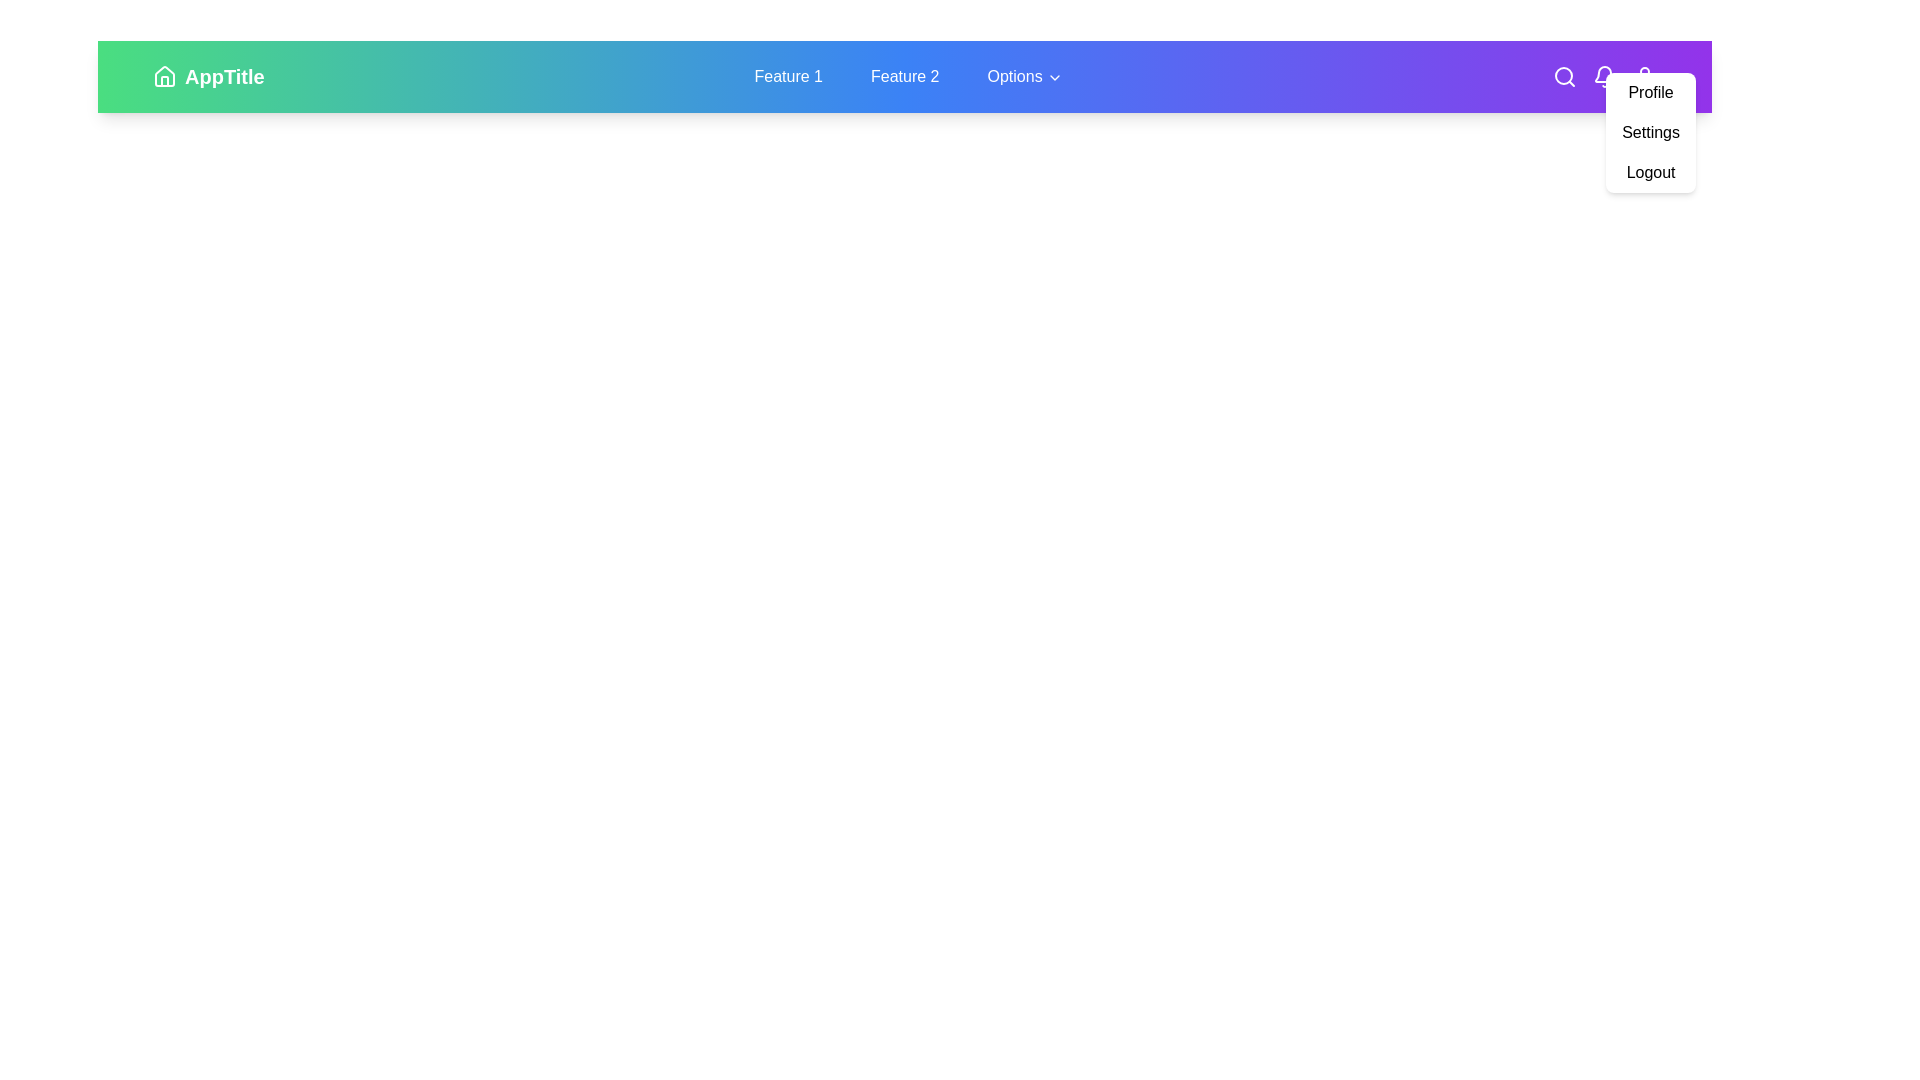 The height and width of the screenshot is (1080, 1920). What do you see at coordinates (164, 76) in the screenshot?
I see `the 'Home' icon to navigate to the home page` at bounding box center [164, 76].